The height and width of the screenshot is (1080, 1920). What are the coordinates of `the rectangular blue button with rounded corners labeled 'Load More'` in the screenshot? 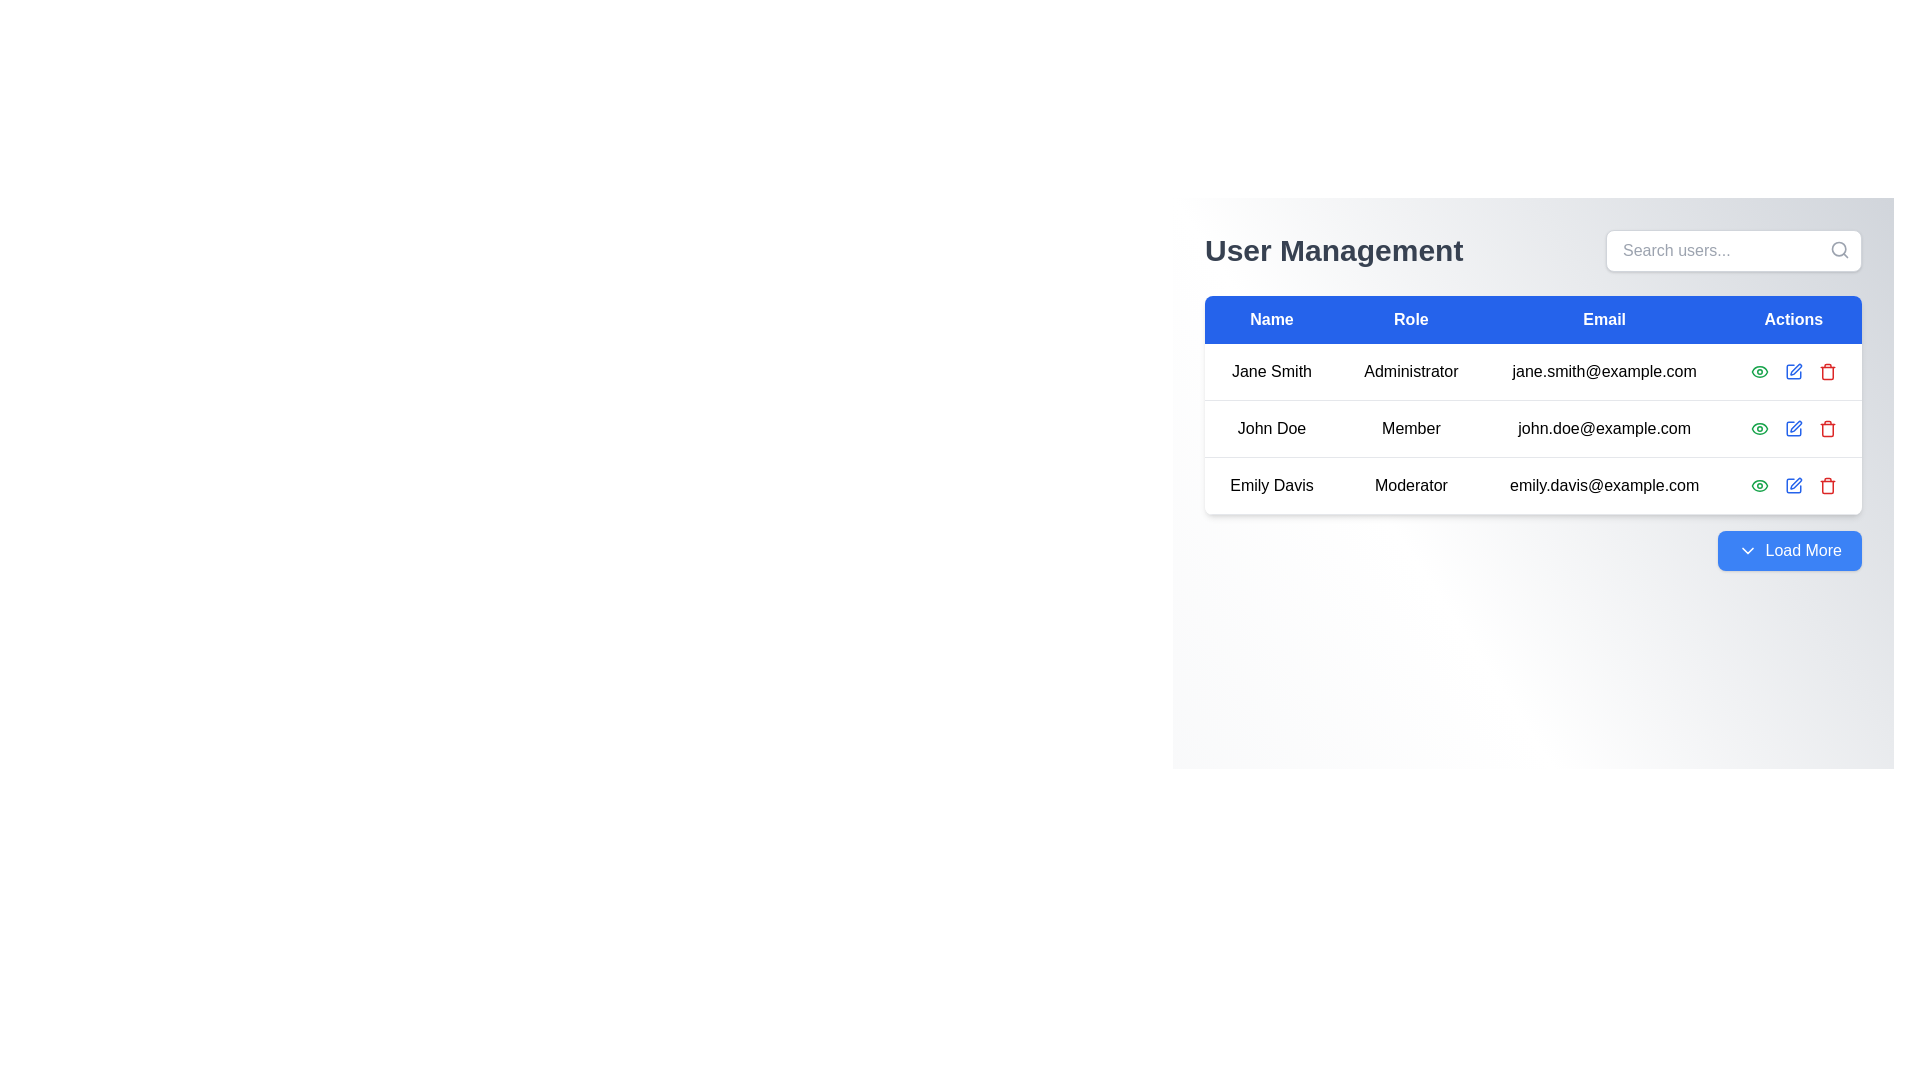 It's located at (1532, 551).